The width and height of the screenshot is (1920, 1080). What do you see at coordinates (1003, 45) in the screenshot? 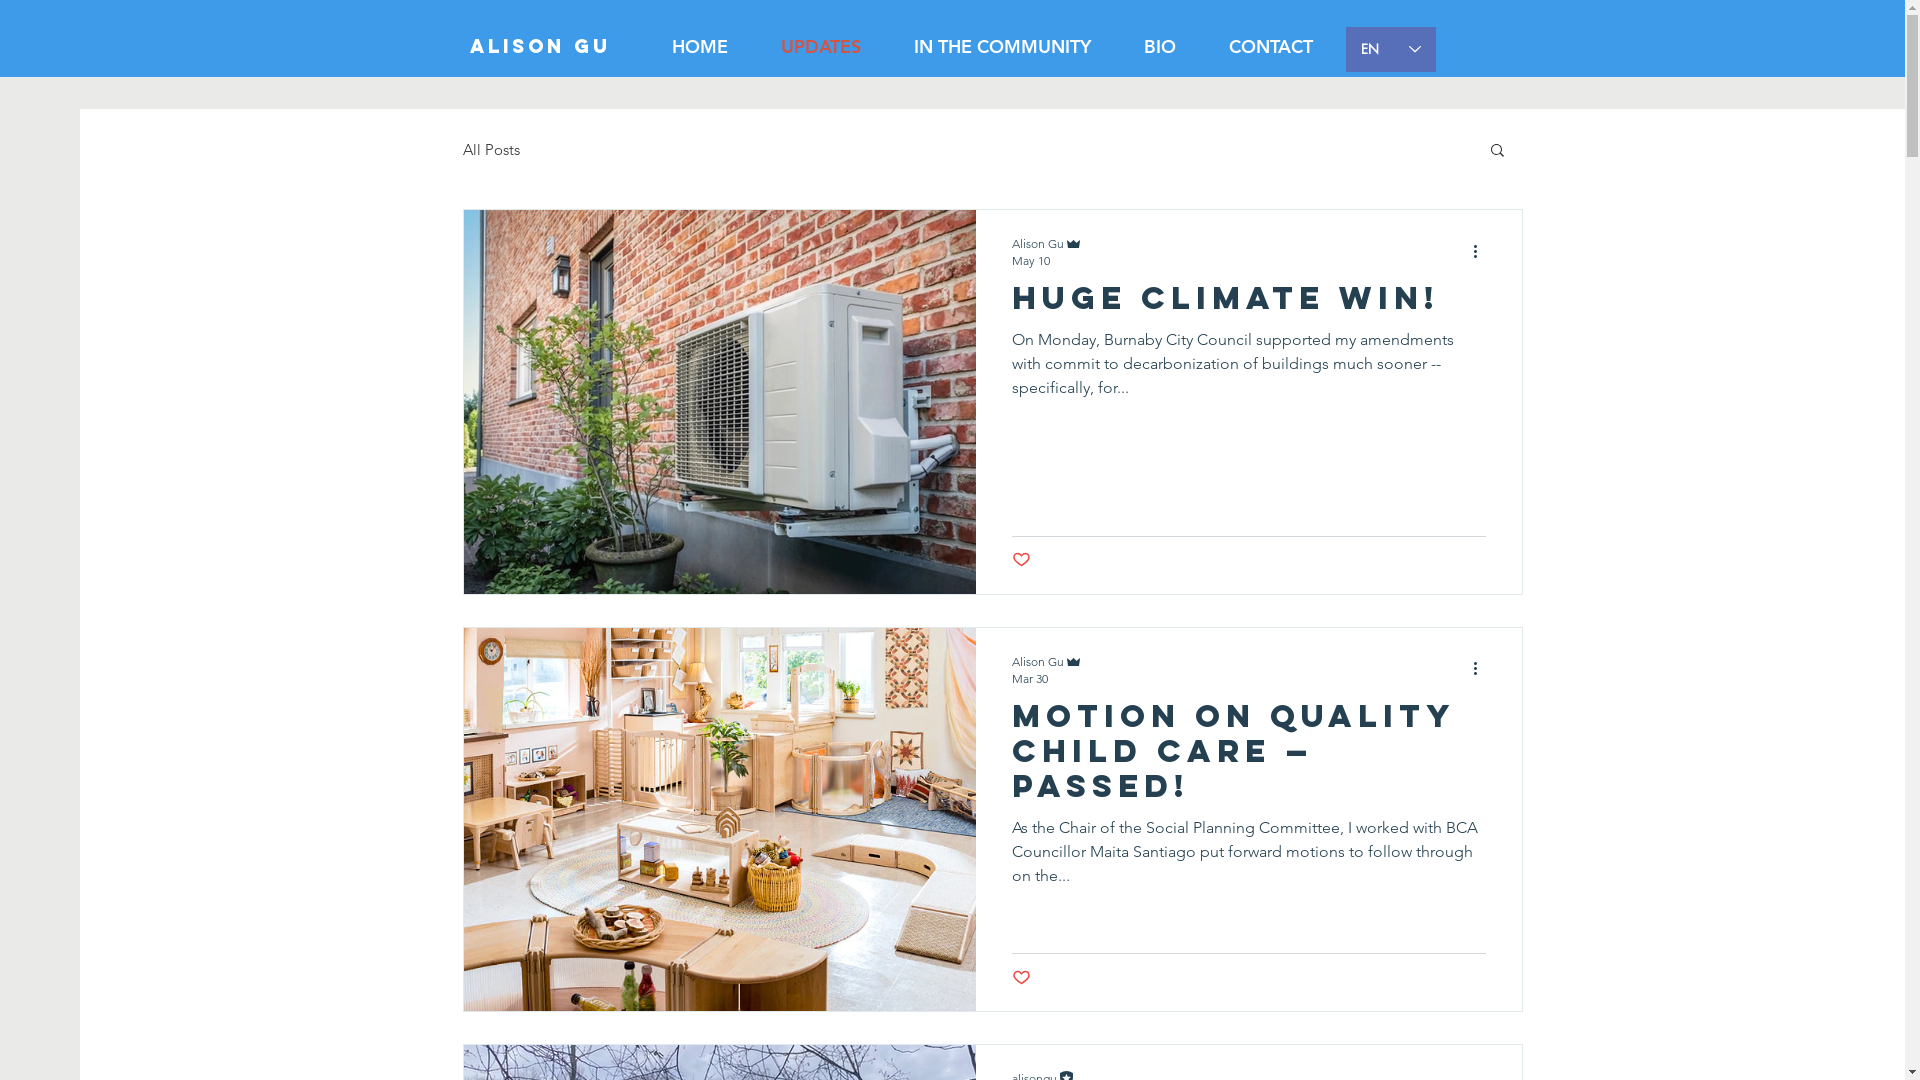
I see `'IN THE COMMUNITY'` at bounding box center [1003, 45].